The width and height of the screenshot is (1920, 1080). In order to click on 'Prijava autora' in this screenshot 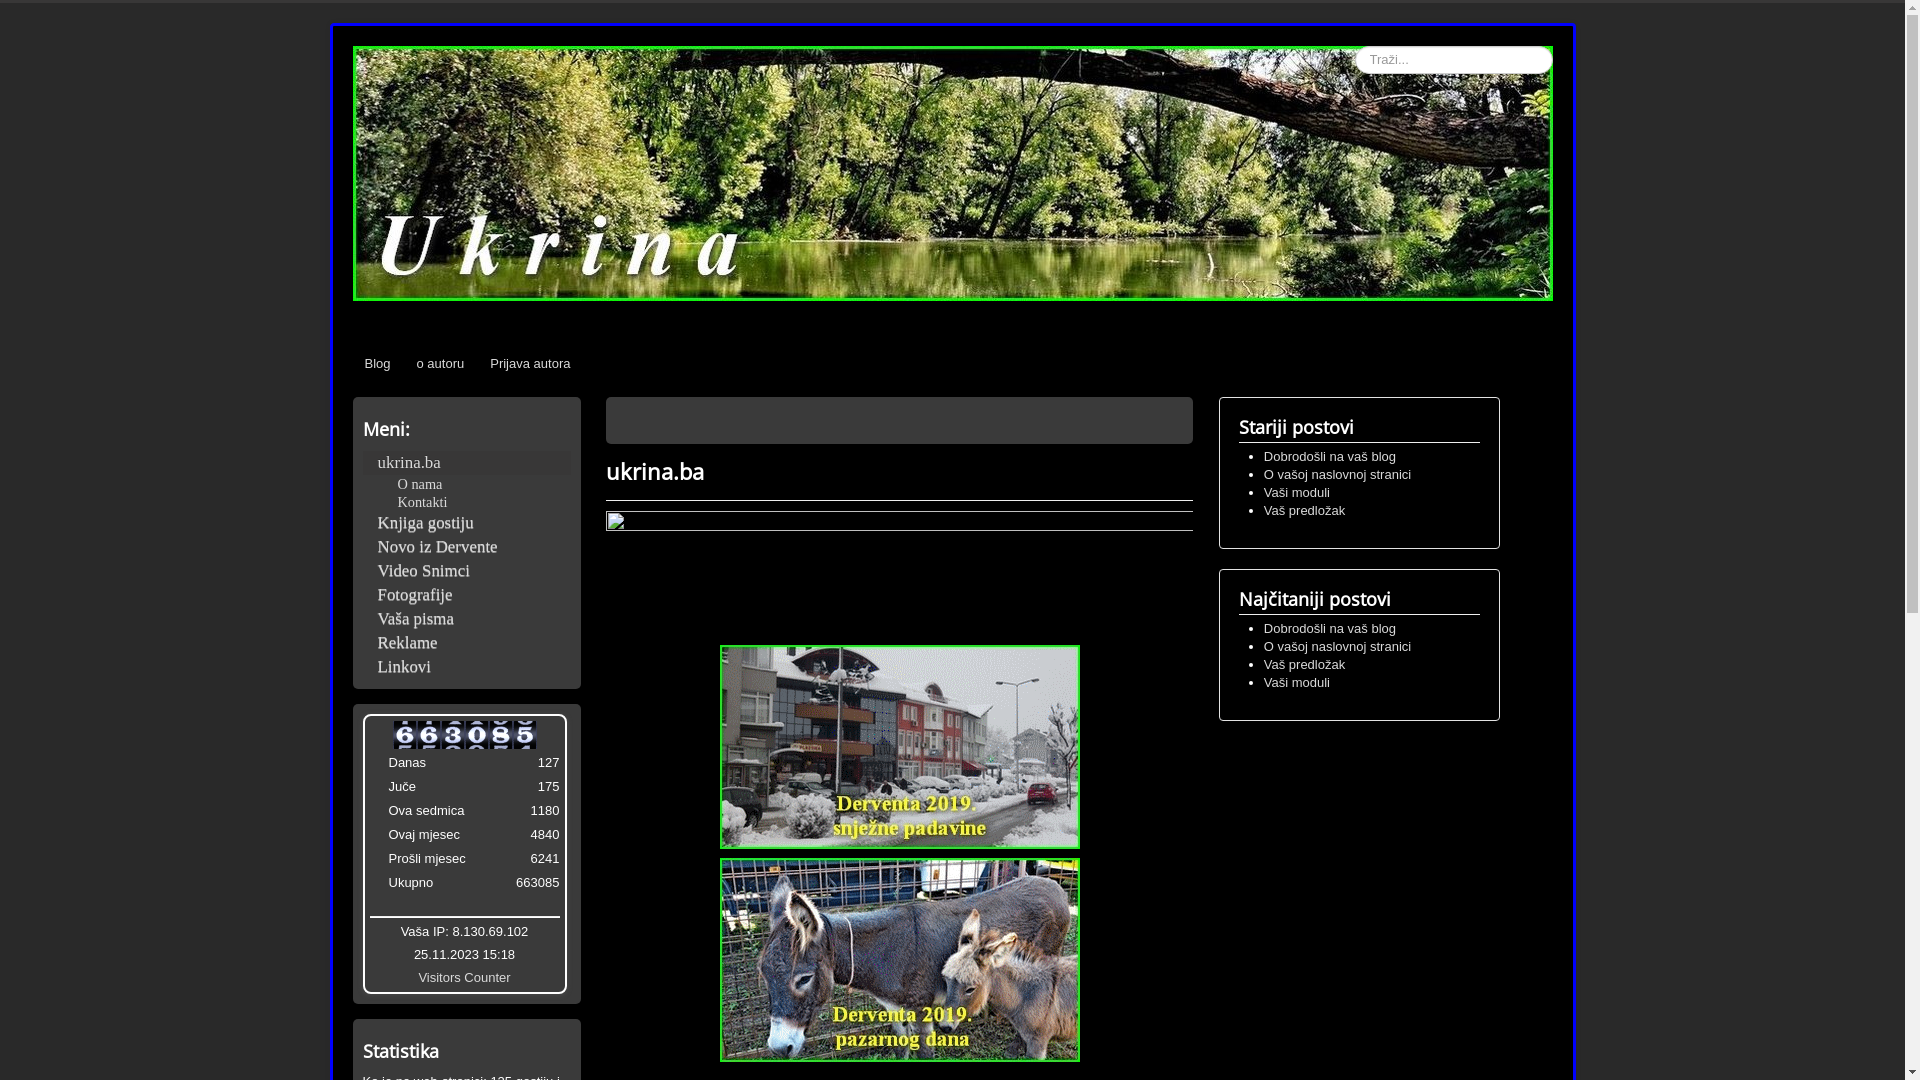, I will do `click(529, 363)`.